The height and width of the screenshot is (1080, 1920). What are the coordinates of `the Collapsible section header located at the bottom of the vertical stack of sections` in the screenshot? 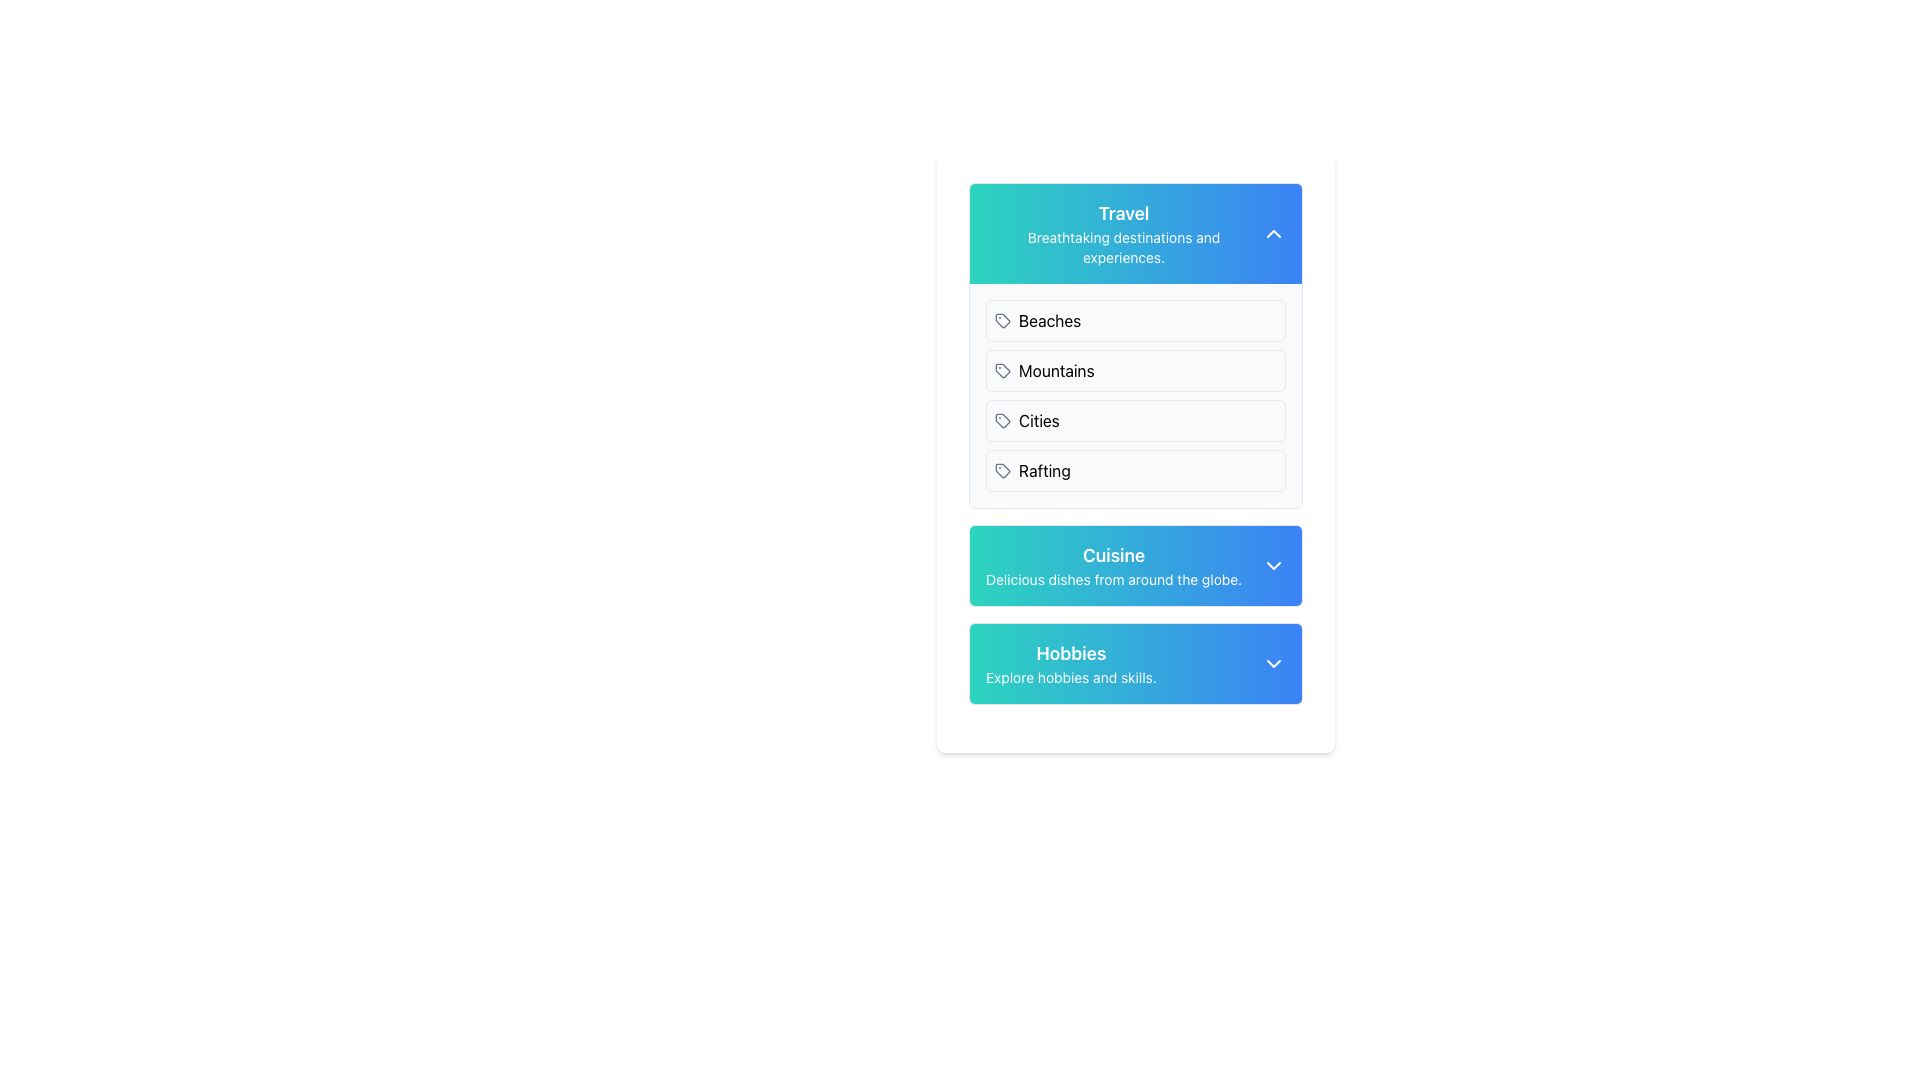 It's located at (1136, 663).